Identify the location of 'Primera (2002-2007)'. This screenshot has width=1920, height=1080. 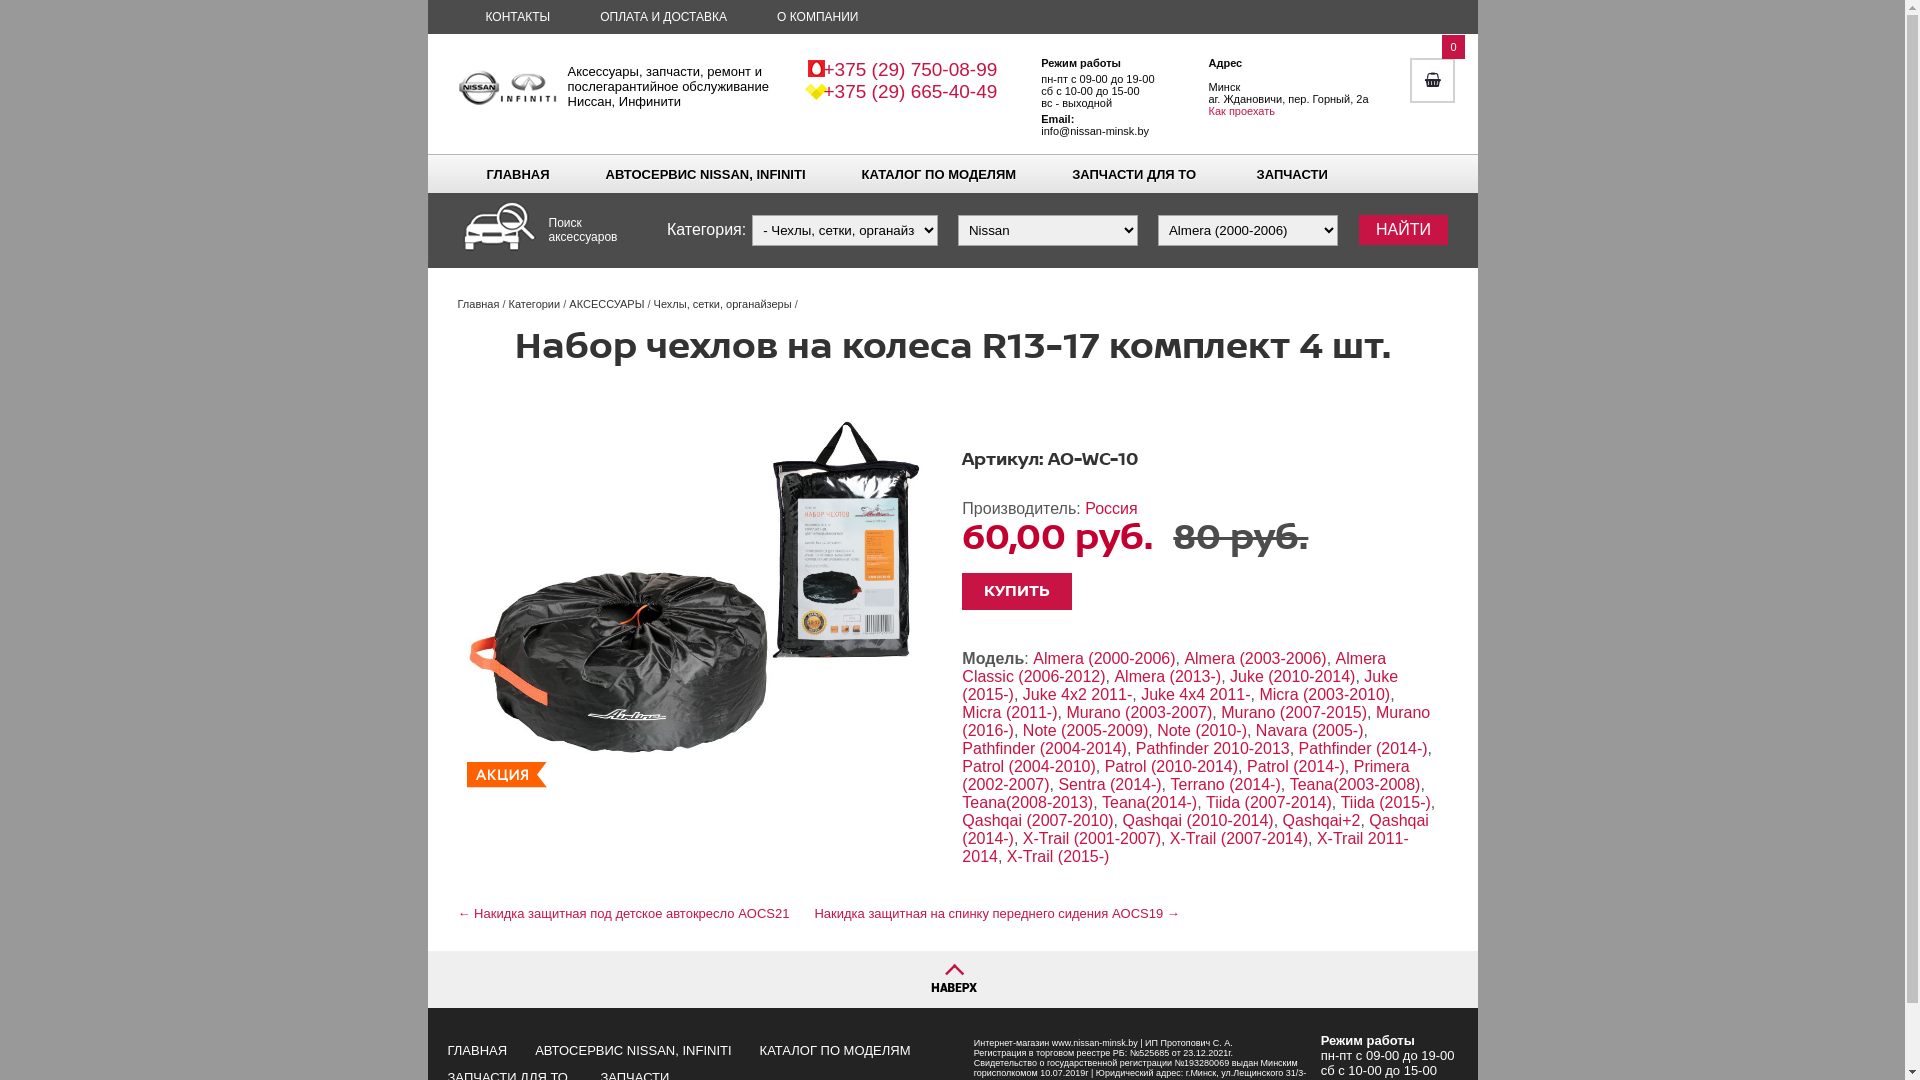
(1185, 774).